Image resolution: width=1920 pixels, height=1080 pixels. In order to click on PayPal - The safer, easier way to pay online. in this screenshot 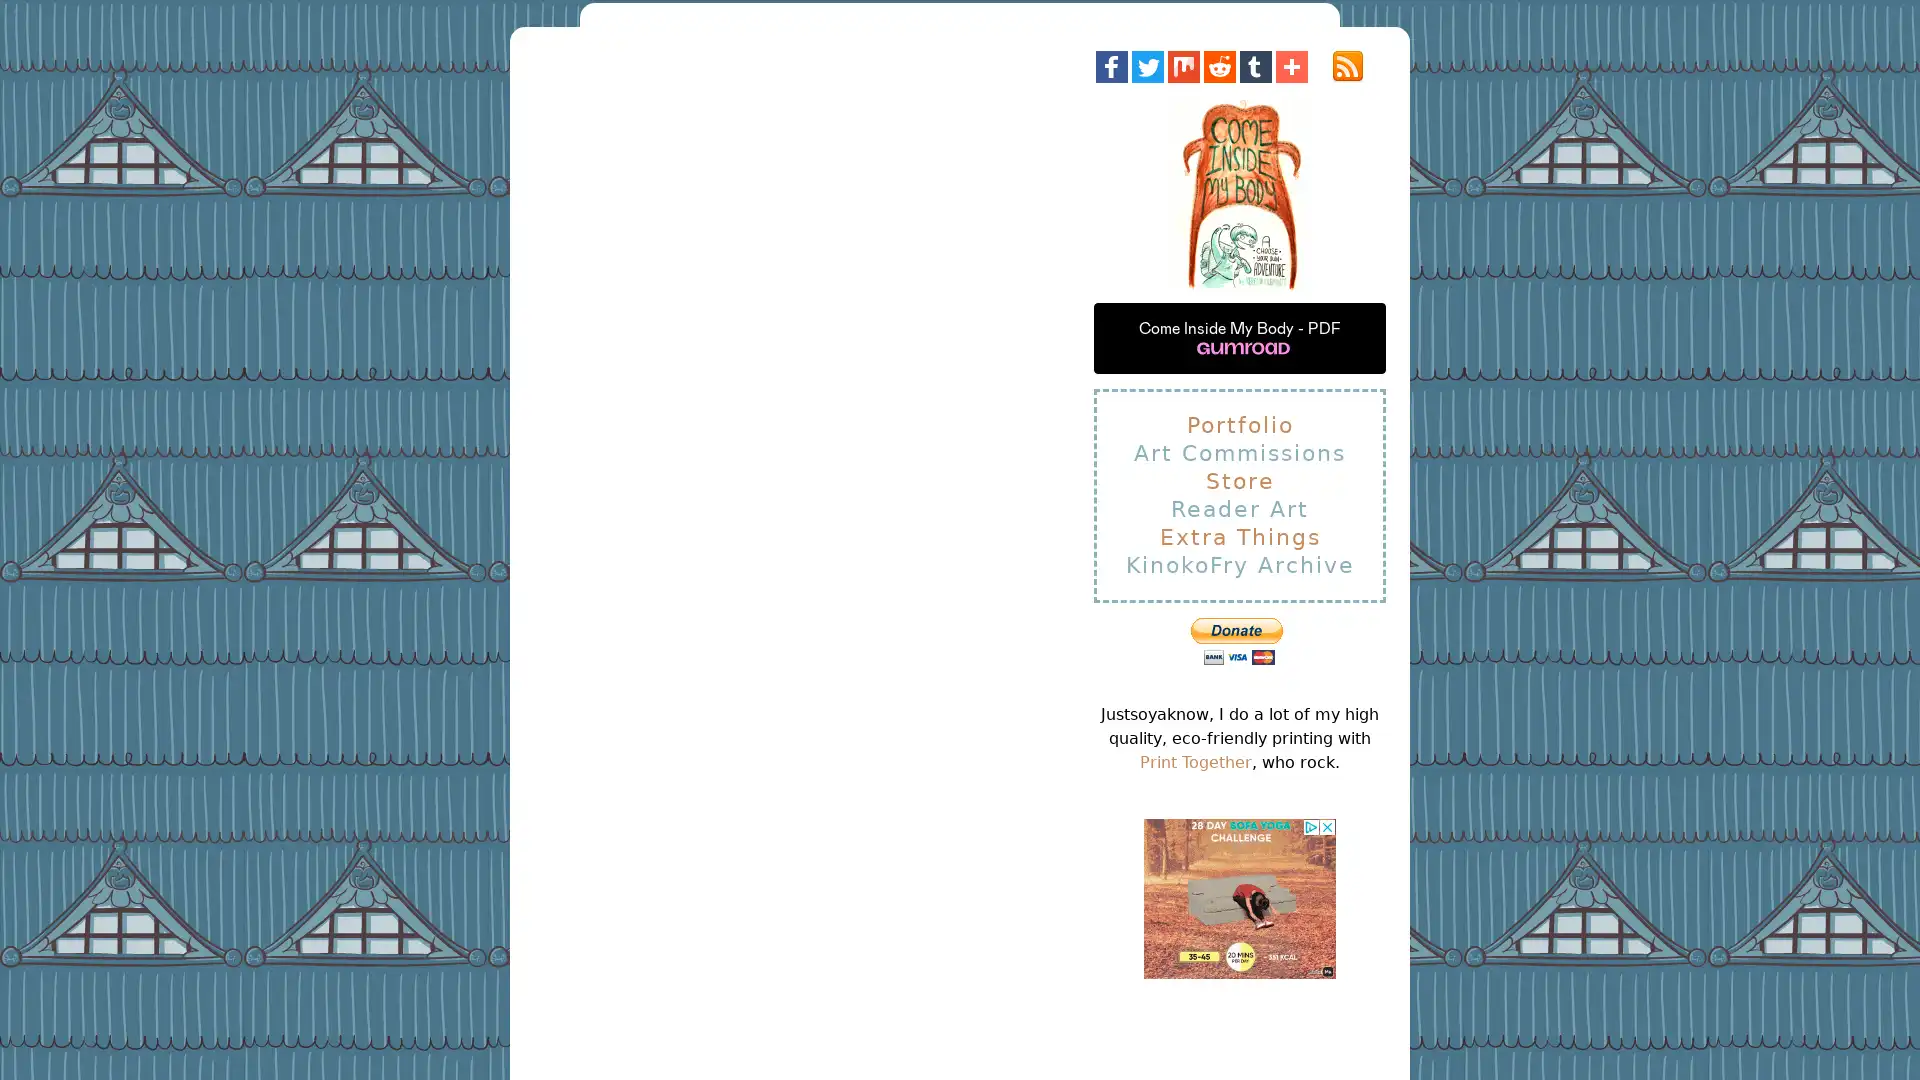, I will do `click(1235, 641)`.